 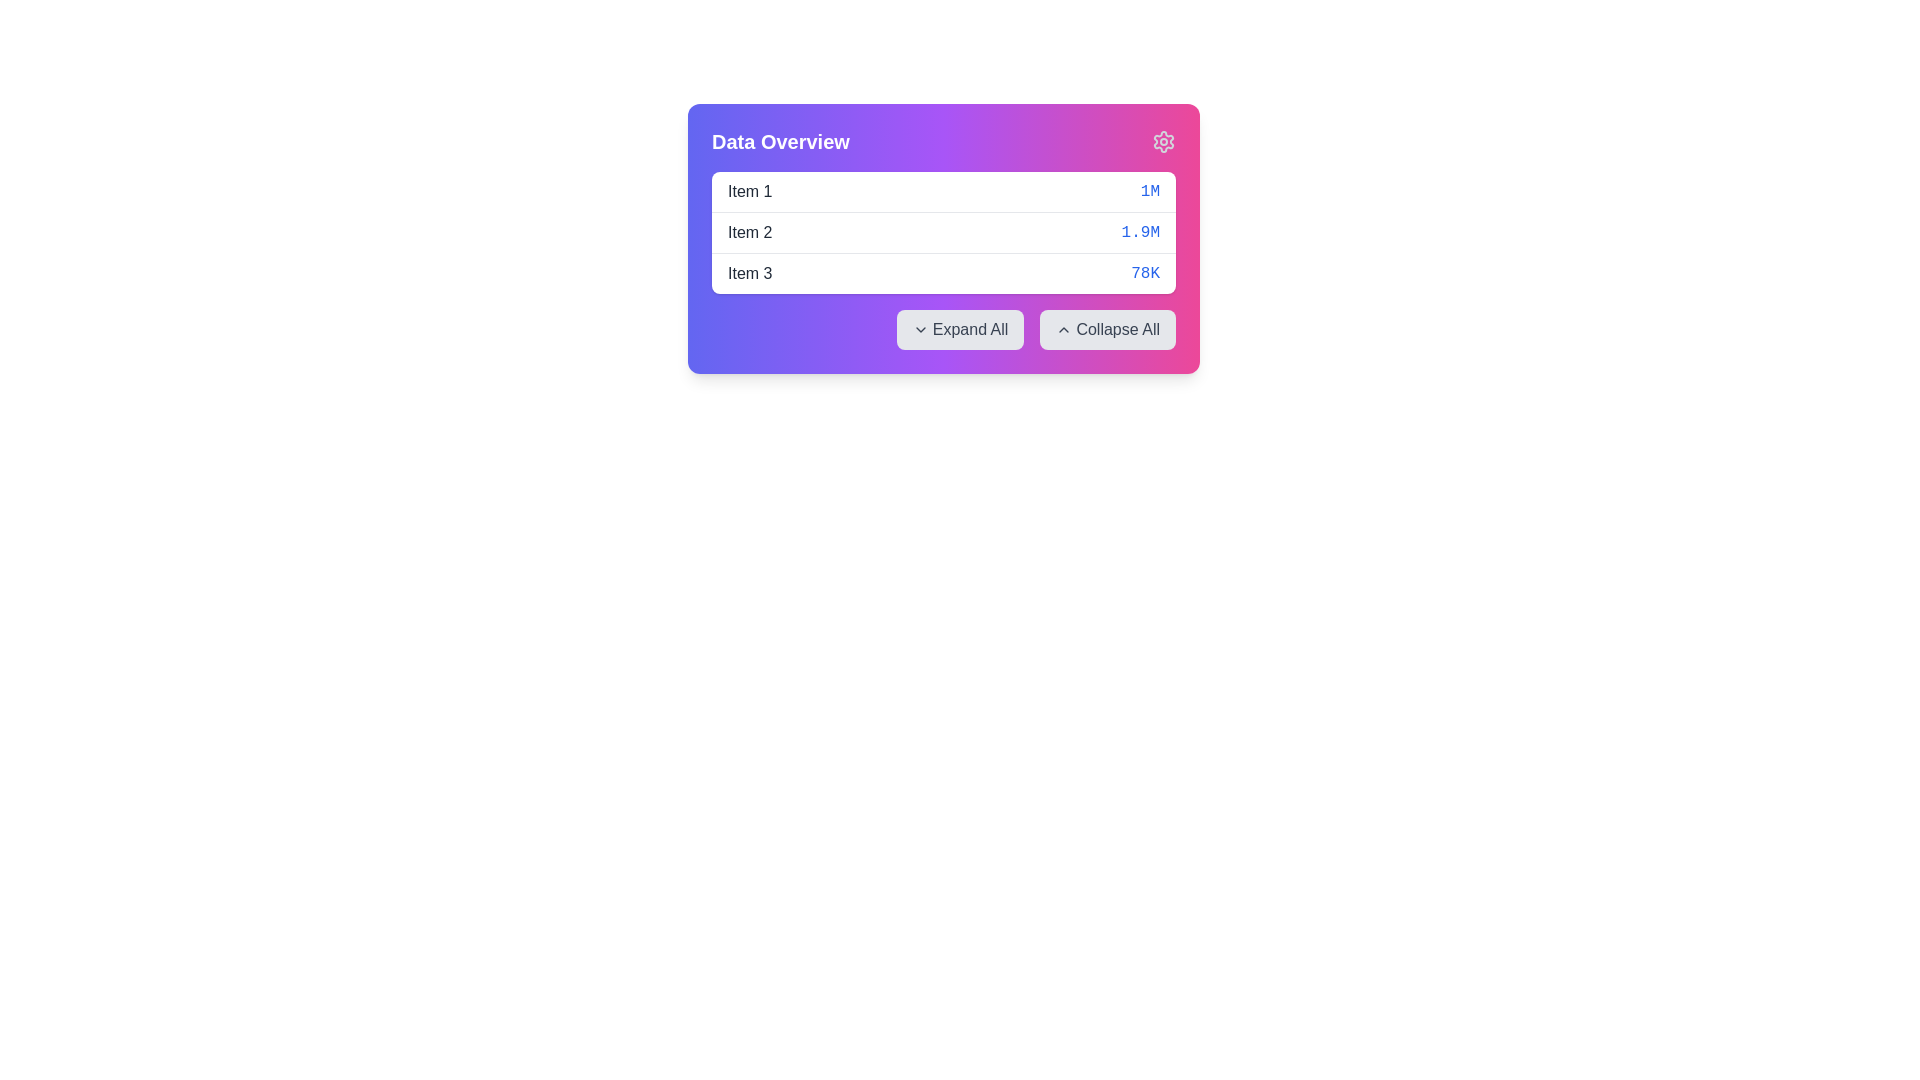 I want to click on the first list item displaying 'Item 1' on the left and '1M' on the right, located within the 'Data Overview' card component, so click(x=943, y=192).